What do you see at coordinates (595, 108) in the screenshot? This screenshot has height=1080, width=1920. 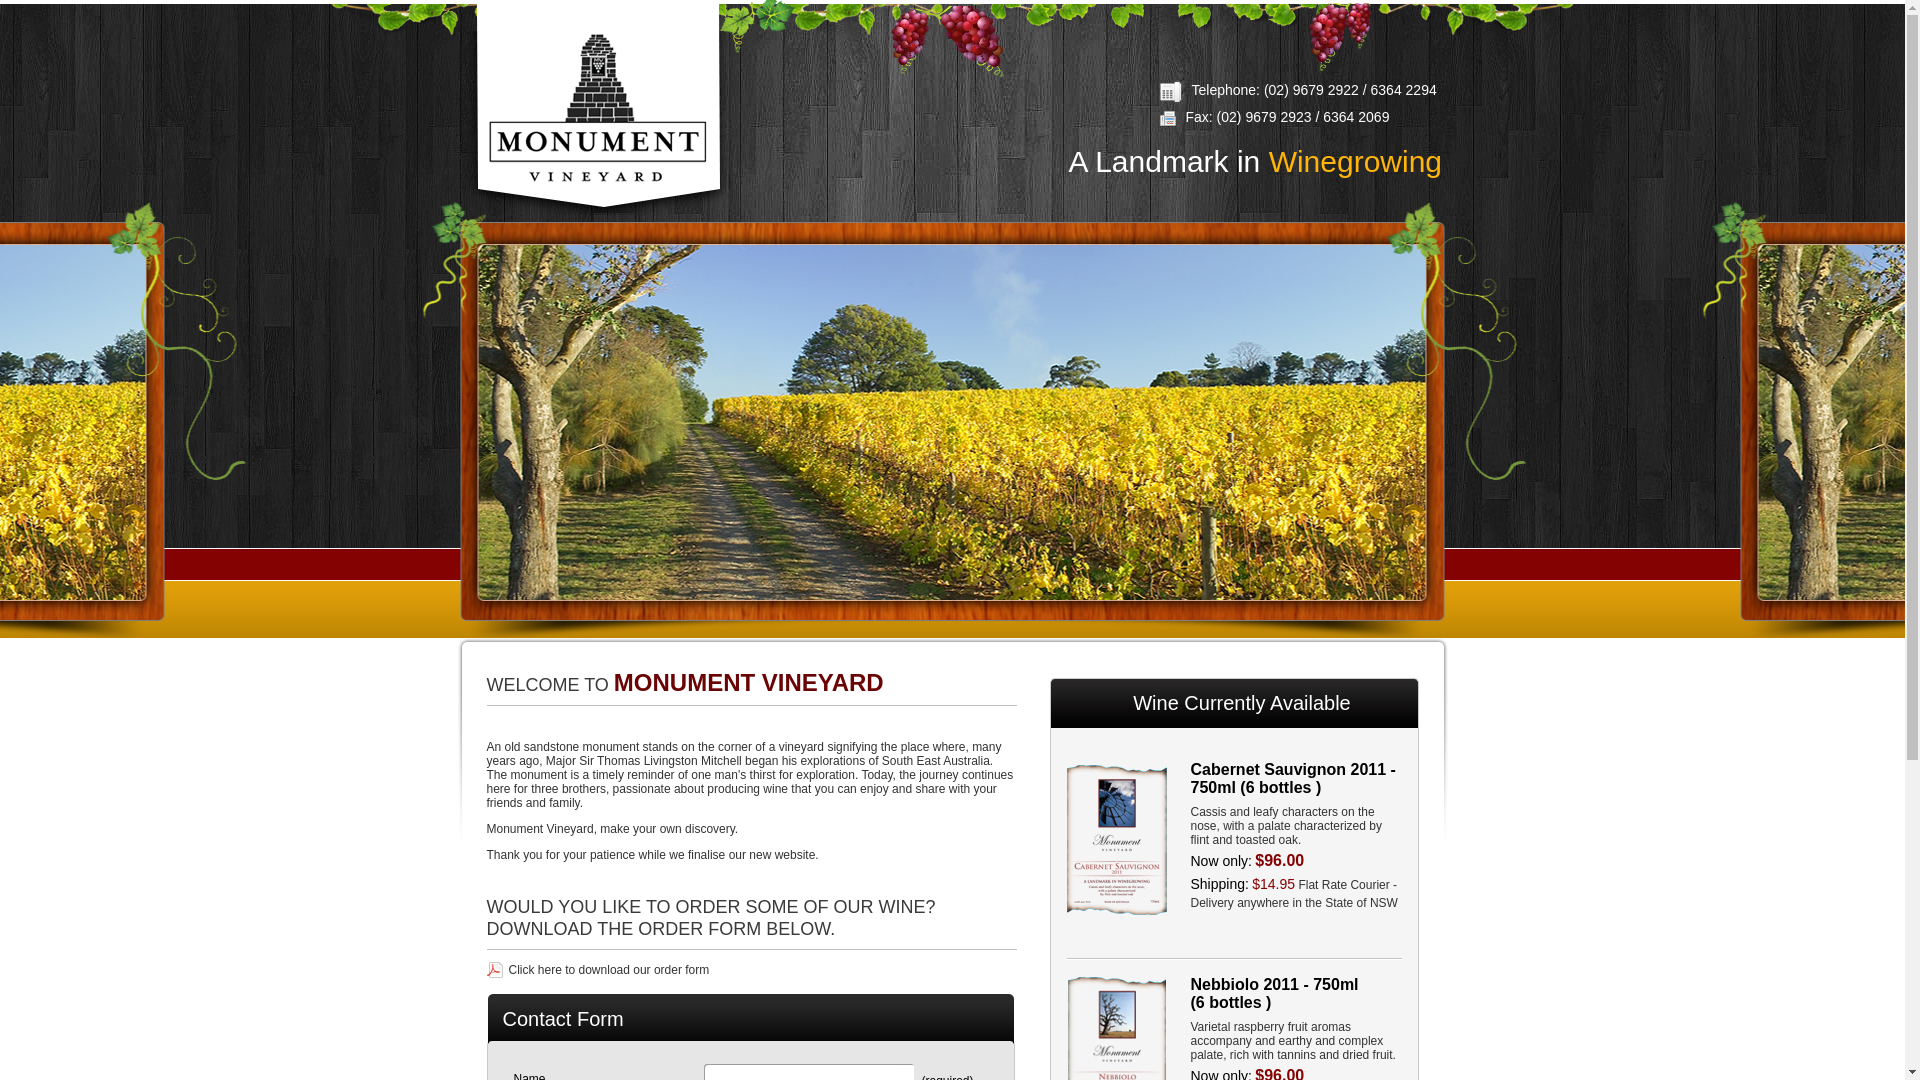 I see `'MOUMENT VINEYARD'` at bounding box center [595, 108].